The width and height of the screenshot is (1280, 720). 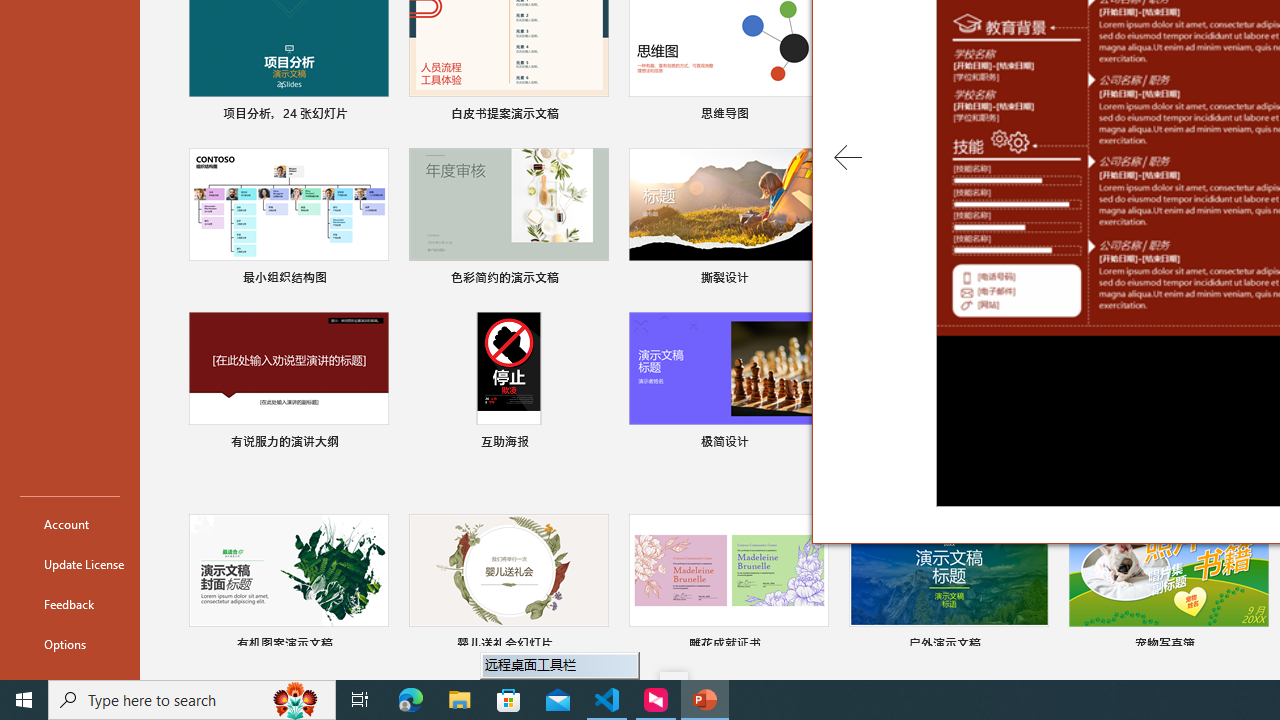 I want to click on 'Feedback', so click(x=69, y=603).